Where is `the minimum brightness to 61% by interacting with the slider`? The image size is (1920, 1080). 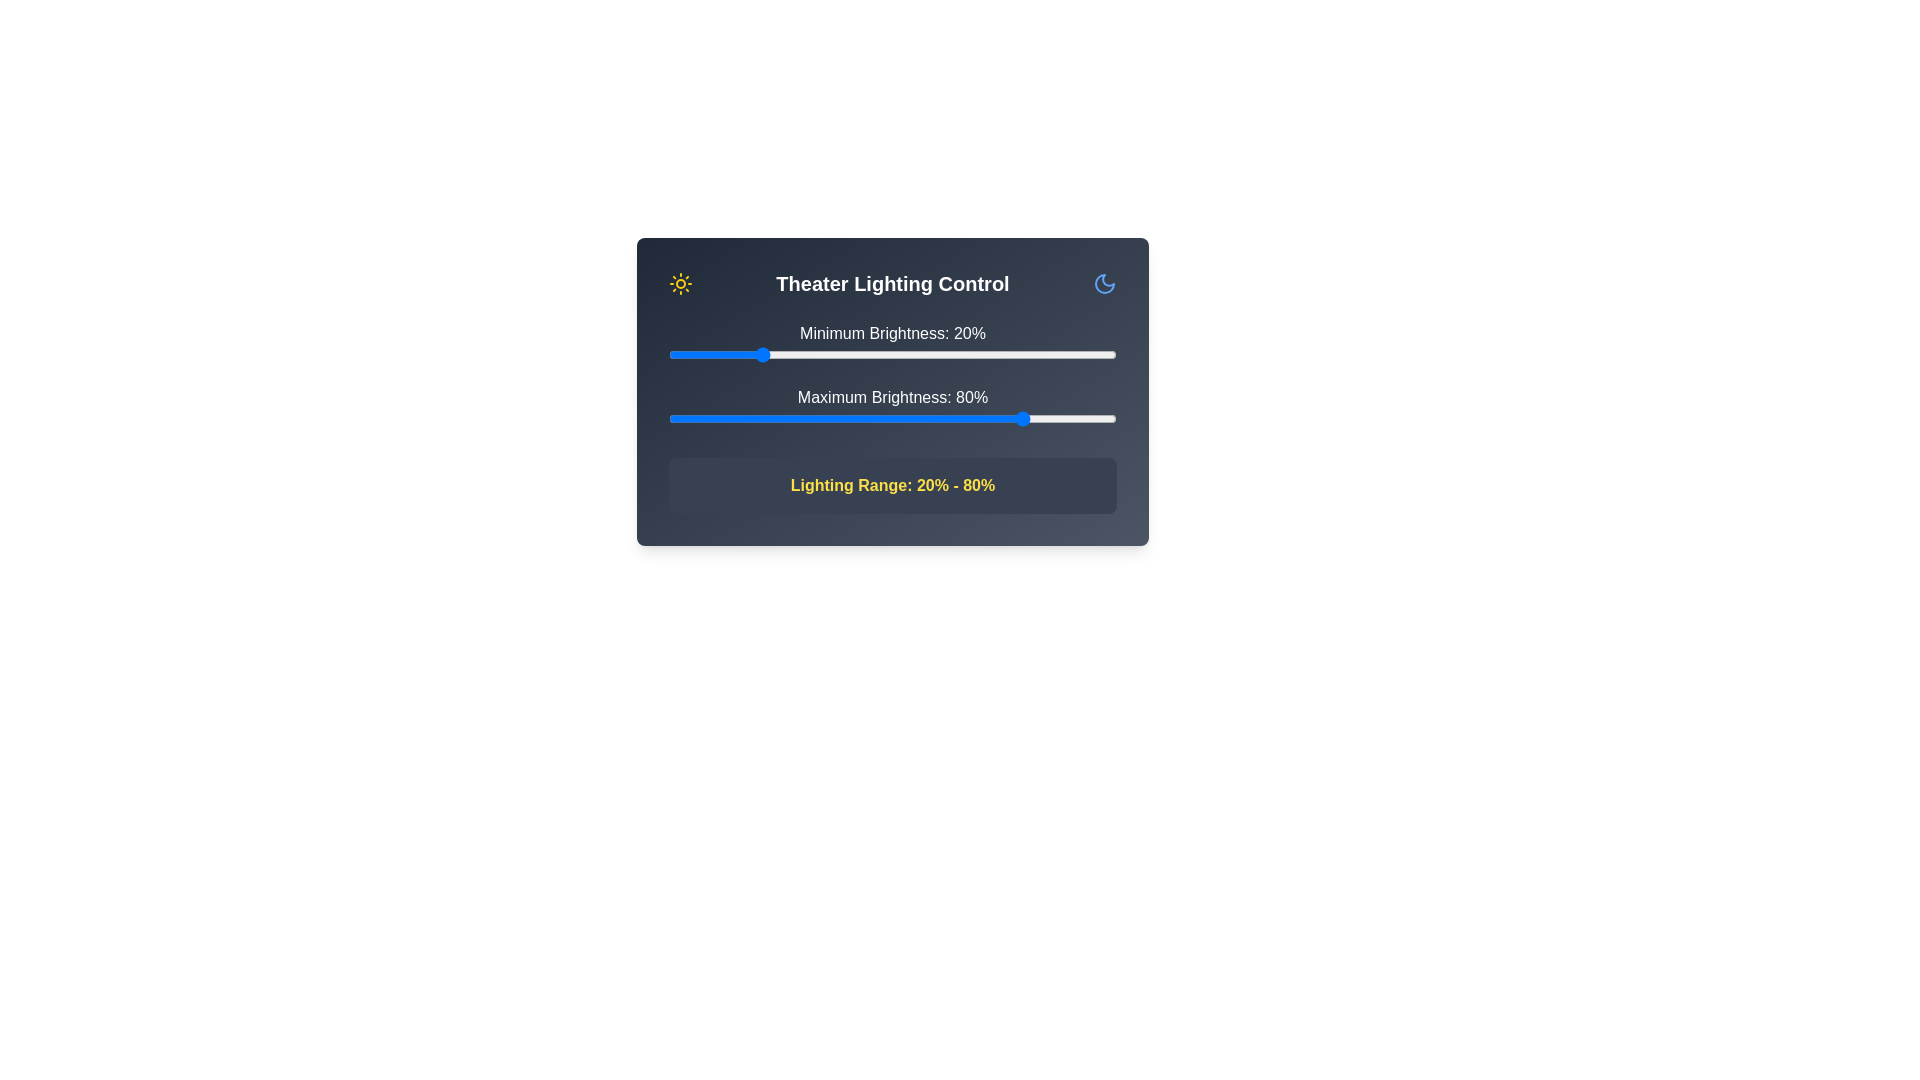 the minimum brightness to 61% by interacting with the slider is located at coordinates (941, 353).